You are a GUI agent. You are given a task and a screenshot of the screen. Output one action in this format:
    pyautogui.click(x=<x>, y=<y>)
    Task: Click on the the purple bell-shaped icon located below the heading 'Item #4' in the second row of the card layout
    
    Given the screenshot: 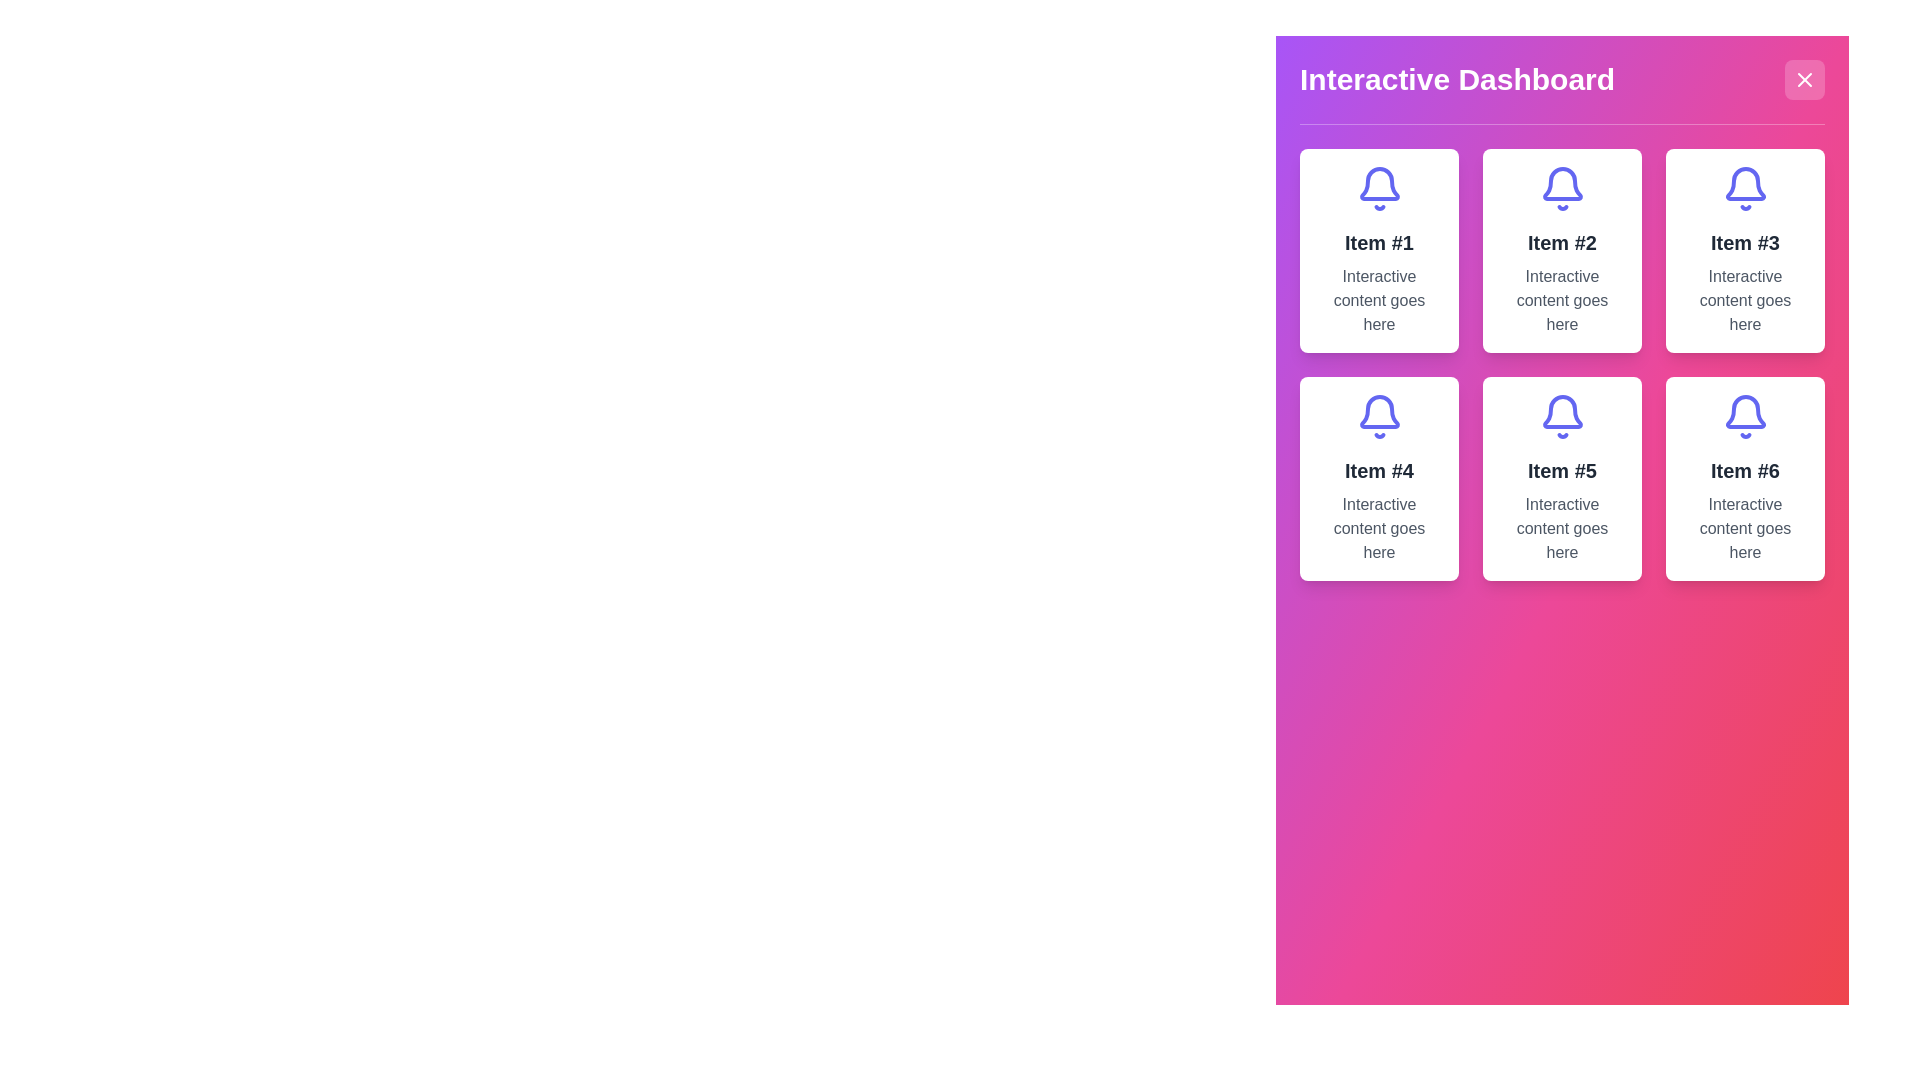 What is the action you would take?
    pyautogui.click(x=1378, y=415)
    